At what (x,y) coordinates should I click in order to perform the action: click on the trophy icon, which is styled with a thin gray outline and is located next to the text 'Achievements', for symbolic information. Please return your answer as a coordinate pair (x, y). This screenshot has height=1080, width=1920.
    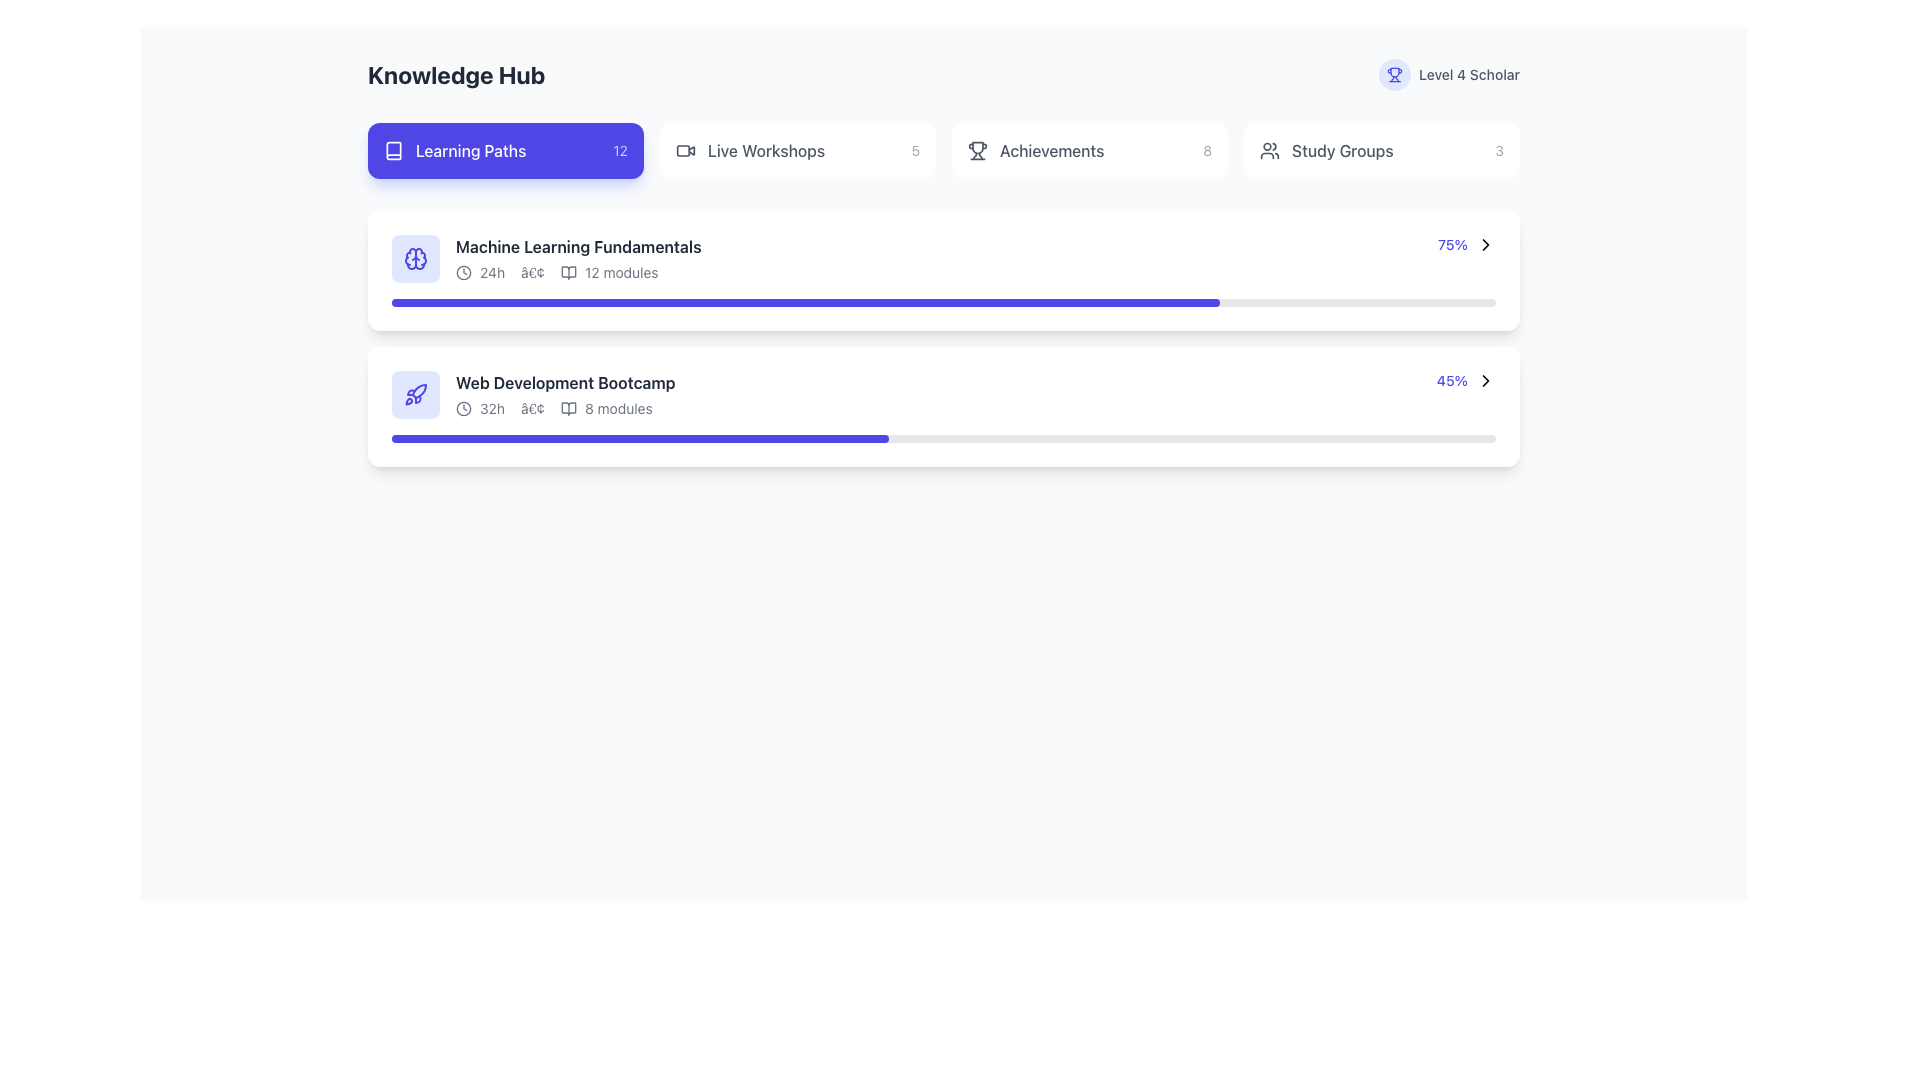
    Looking at the image, I should click on (978, 149).